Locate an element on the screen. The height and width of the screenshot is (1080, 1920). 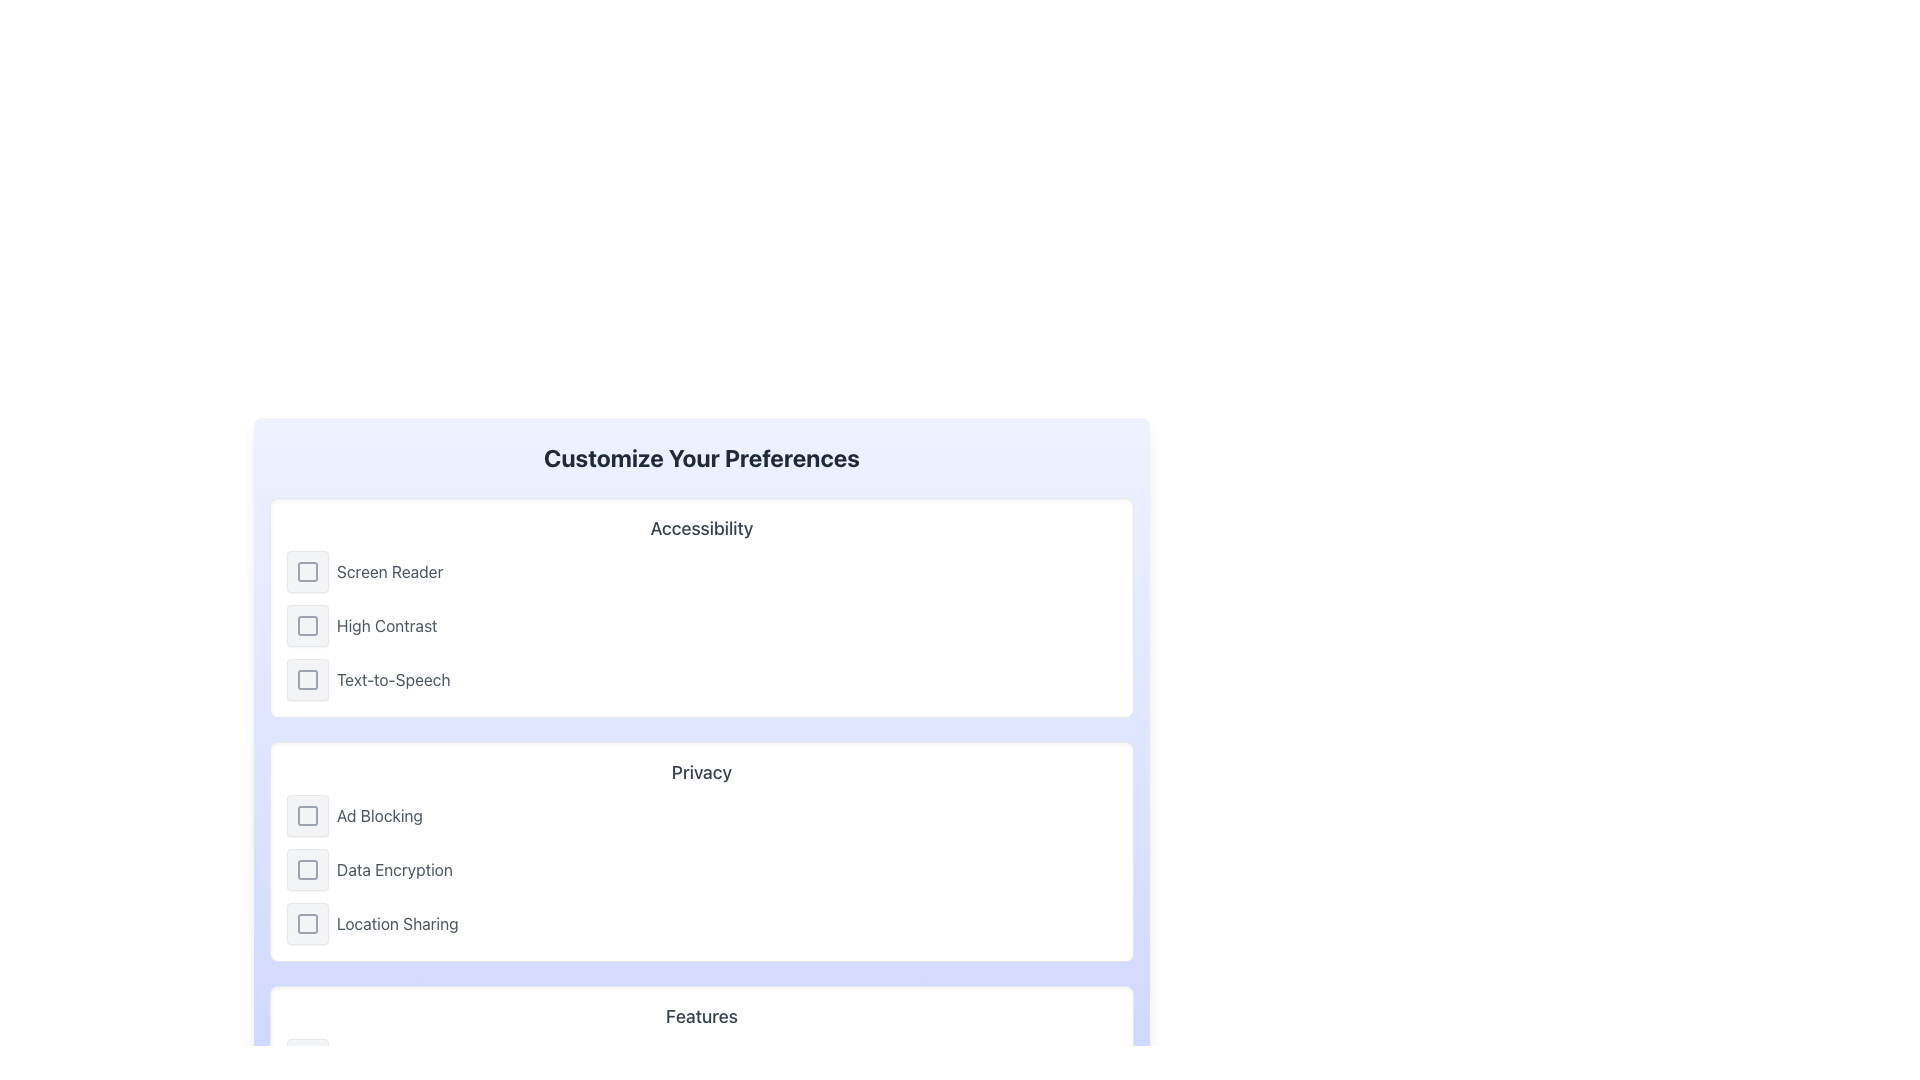
the second checkbox in the Privacy section is located at coordinates (306, 869).